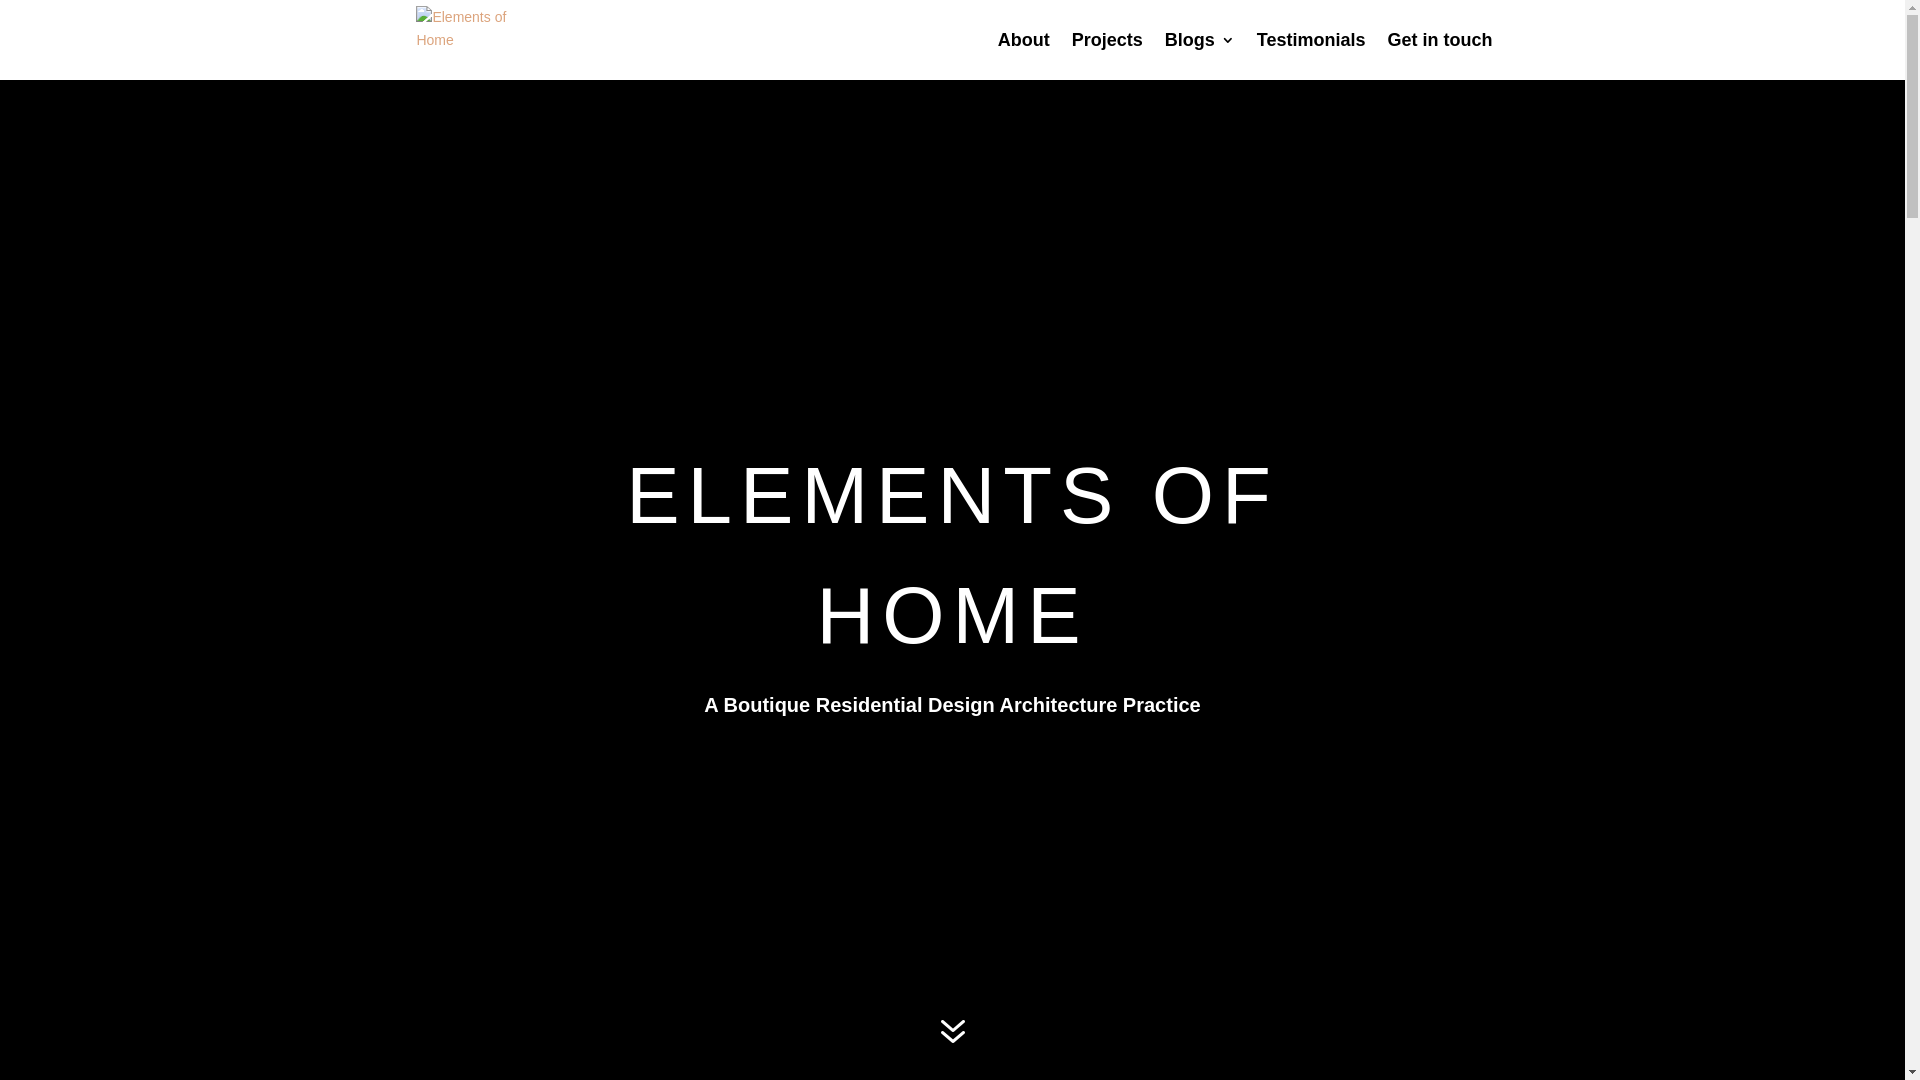 The height and width of the screenshot is (1080, 1920). I want to click on 'Projects', so click(1070, 55).